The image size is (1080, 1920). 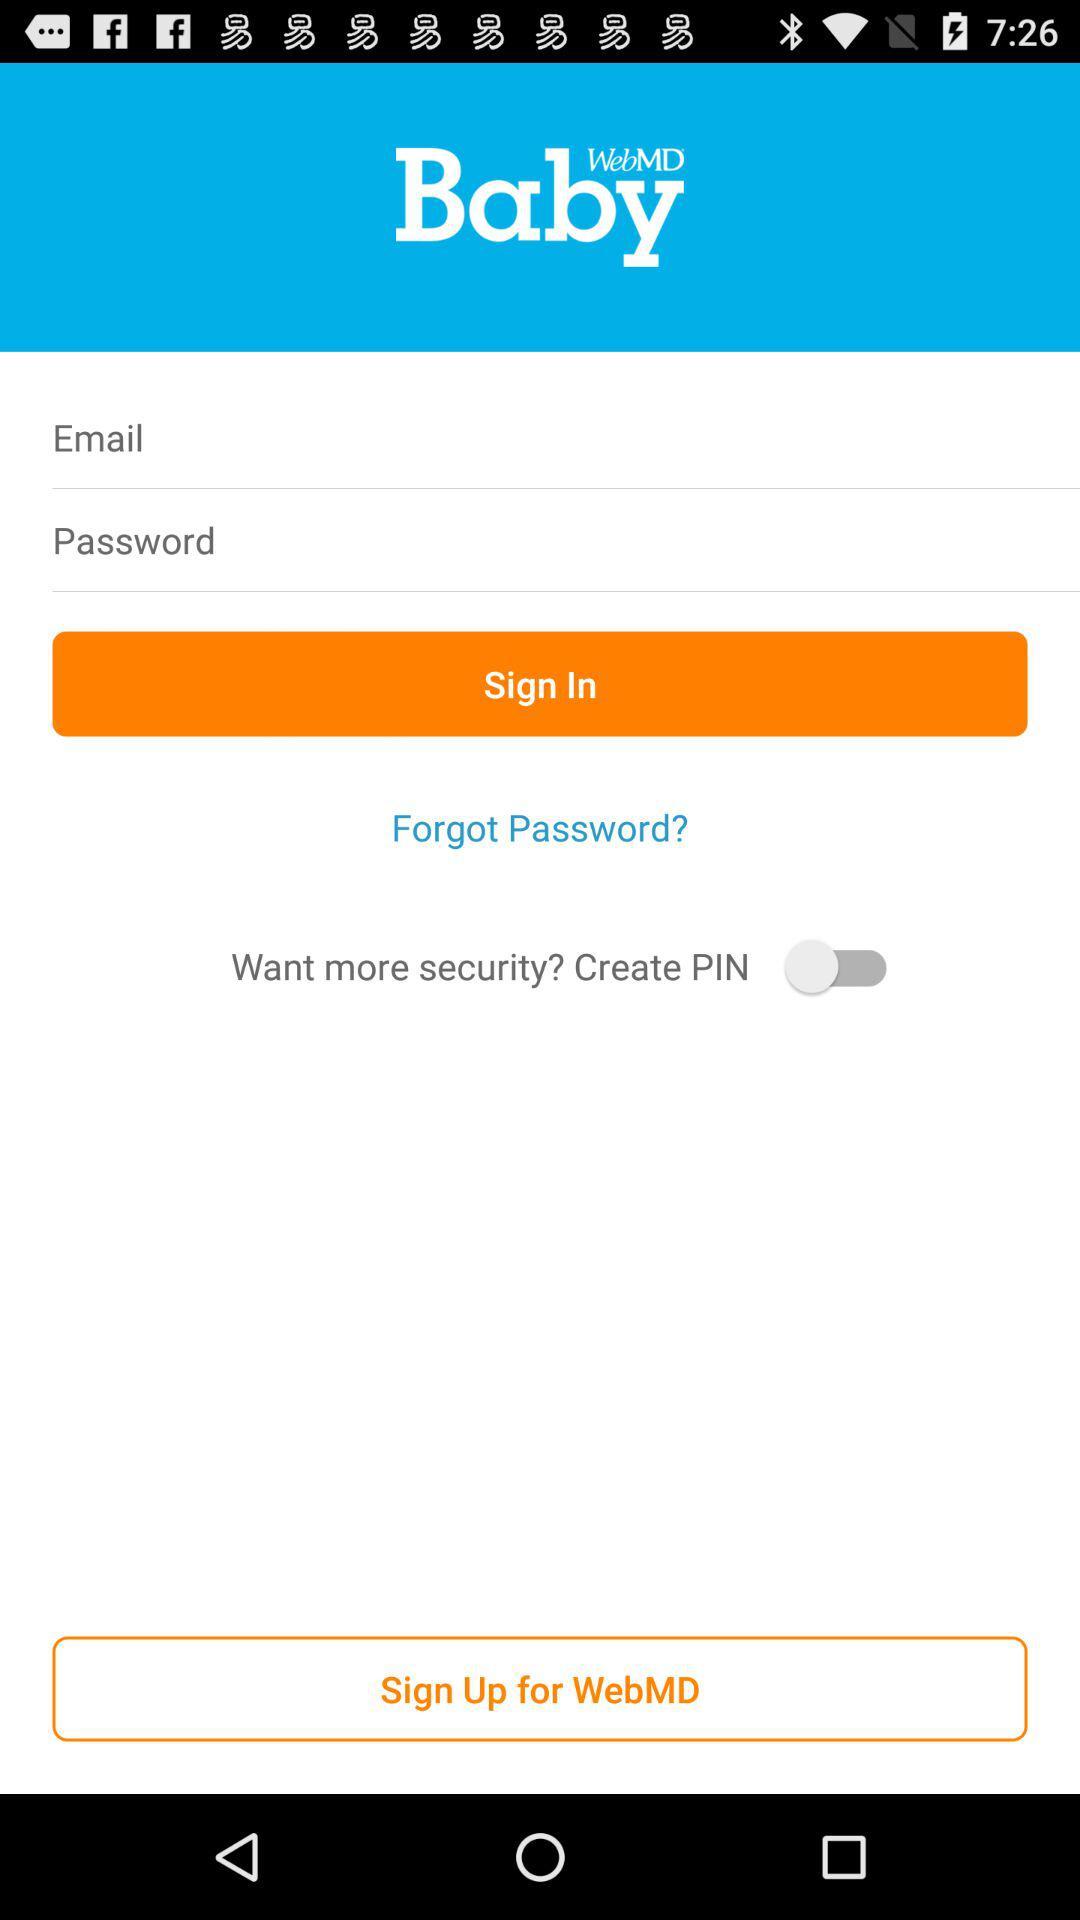 I want to click on type email address here, so click(x=668, y=436).